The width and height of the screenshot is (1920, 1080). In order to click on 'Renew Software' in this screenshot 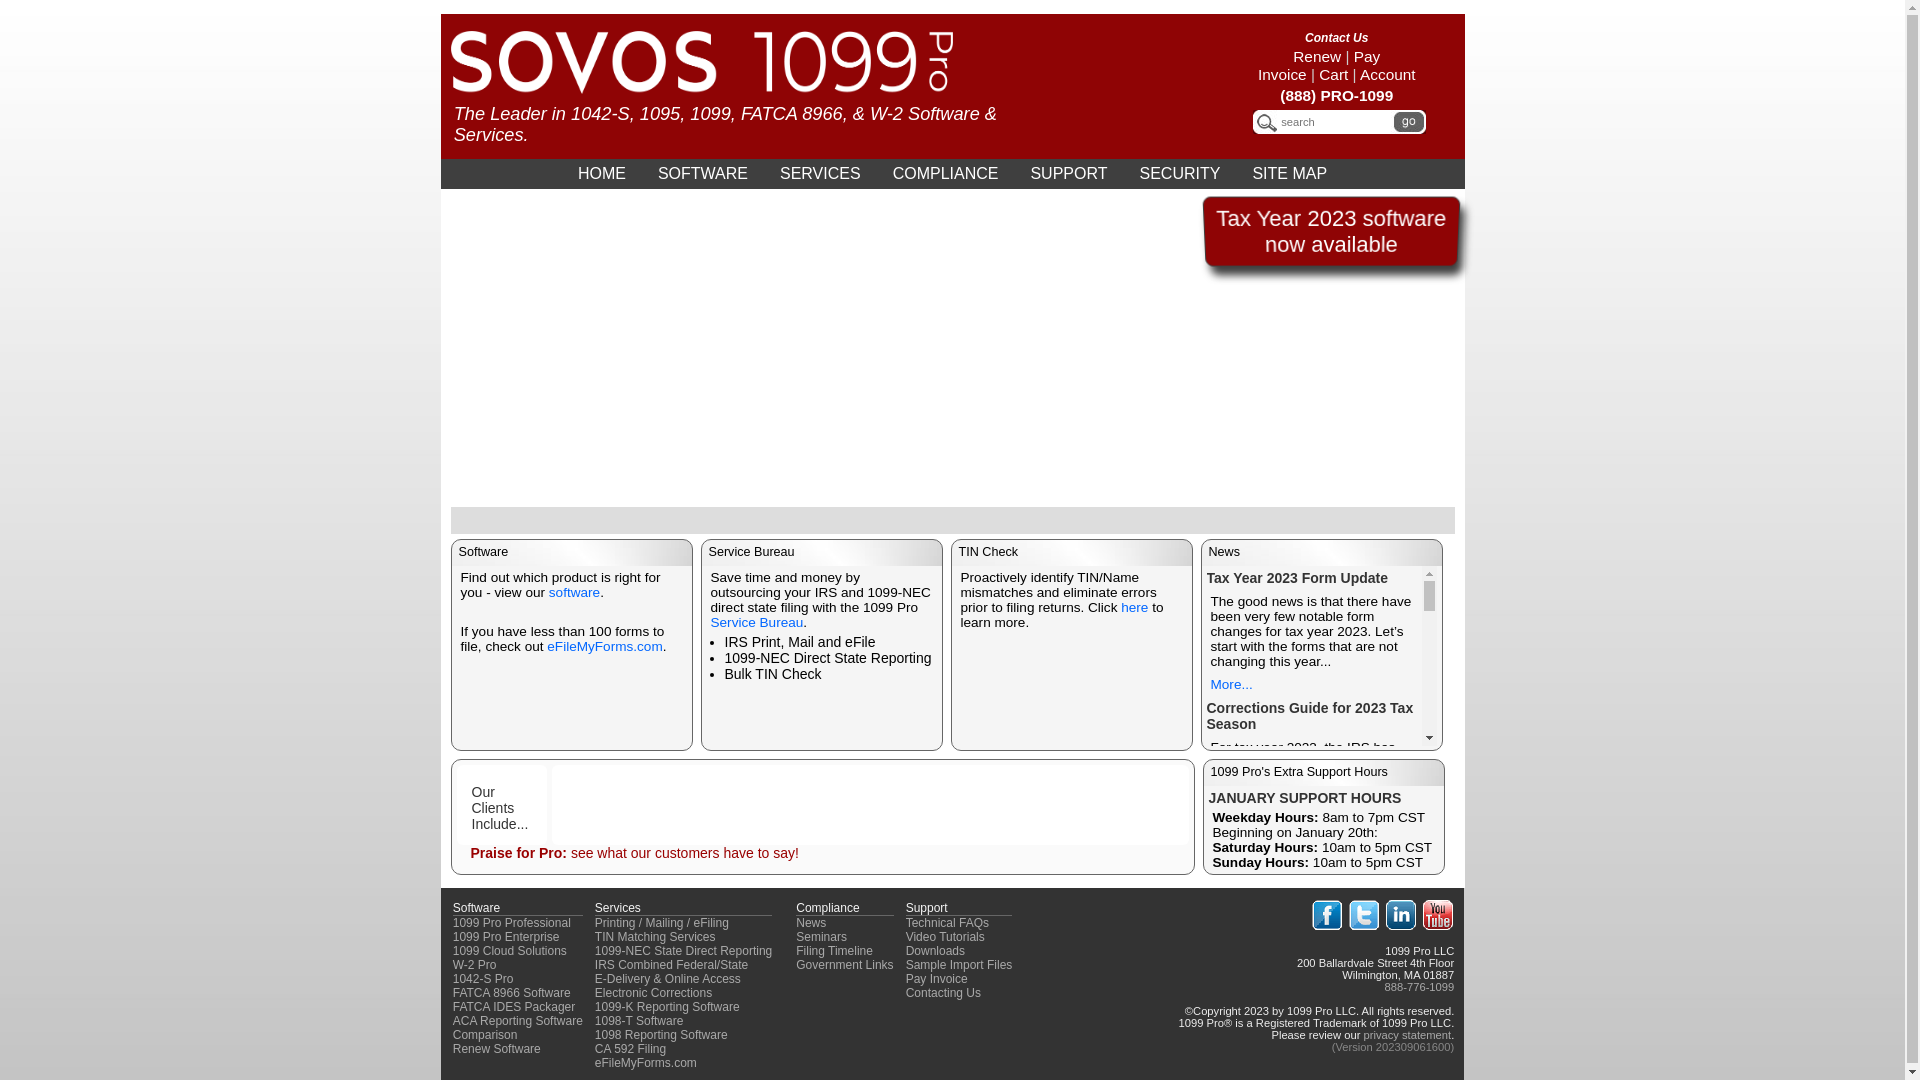, I will do `click(497, 1048)`.